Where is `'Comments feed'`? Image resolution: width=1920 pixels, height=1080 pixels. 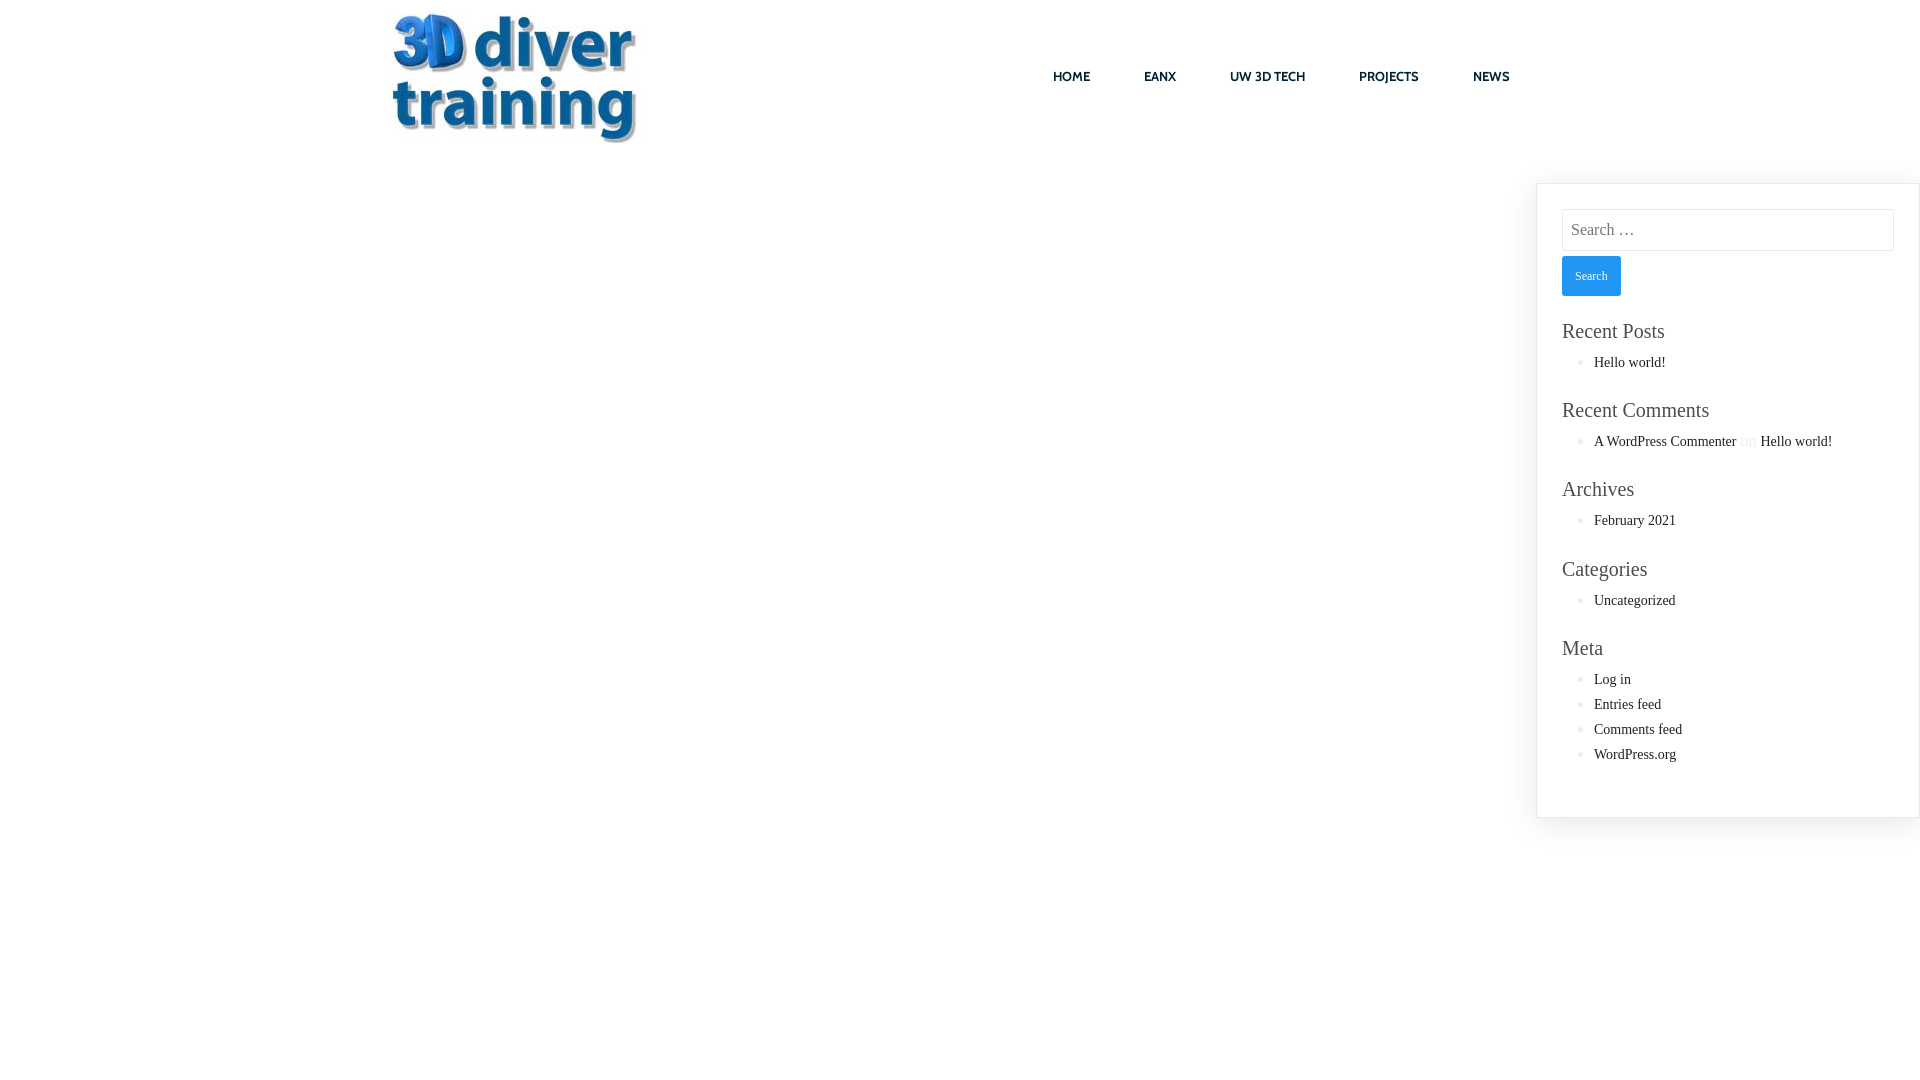
'Comments feed' is located at coordinates (1592, 729).